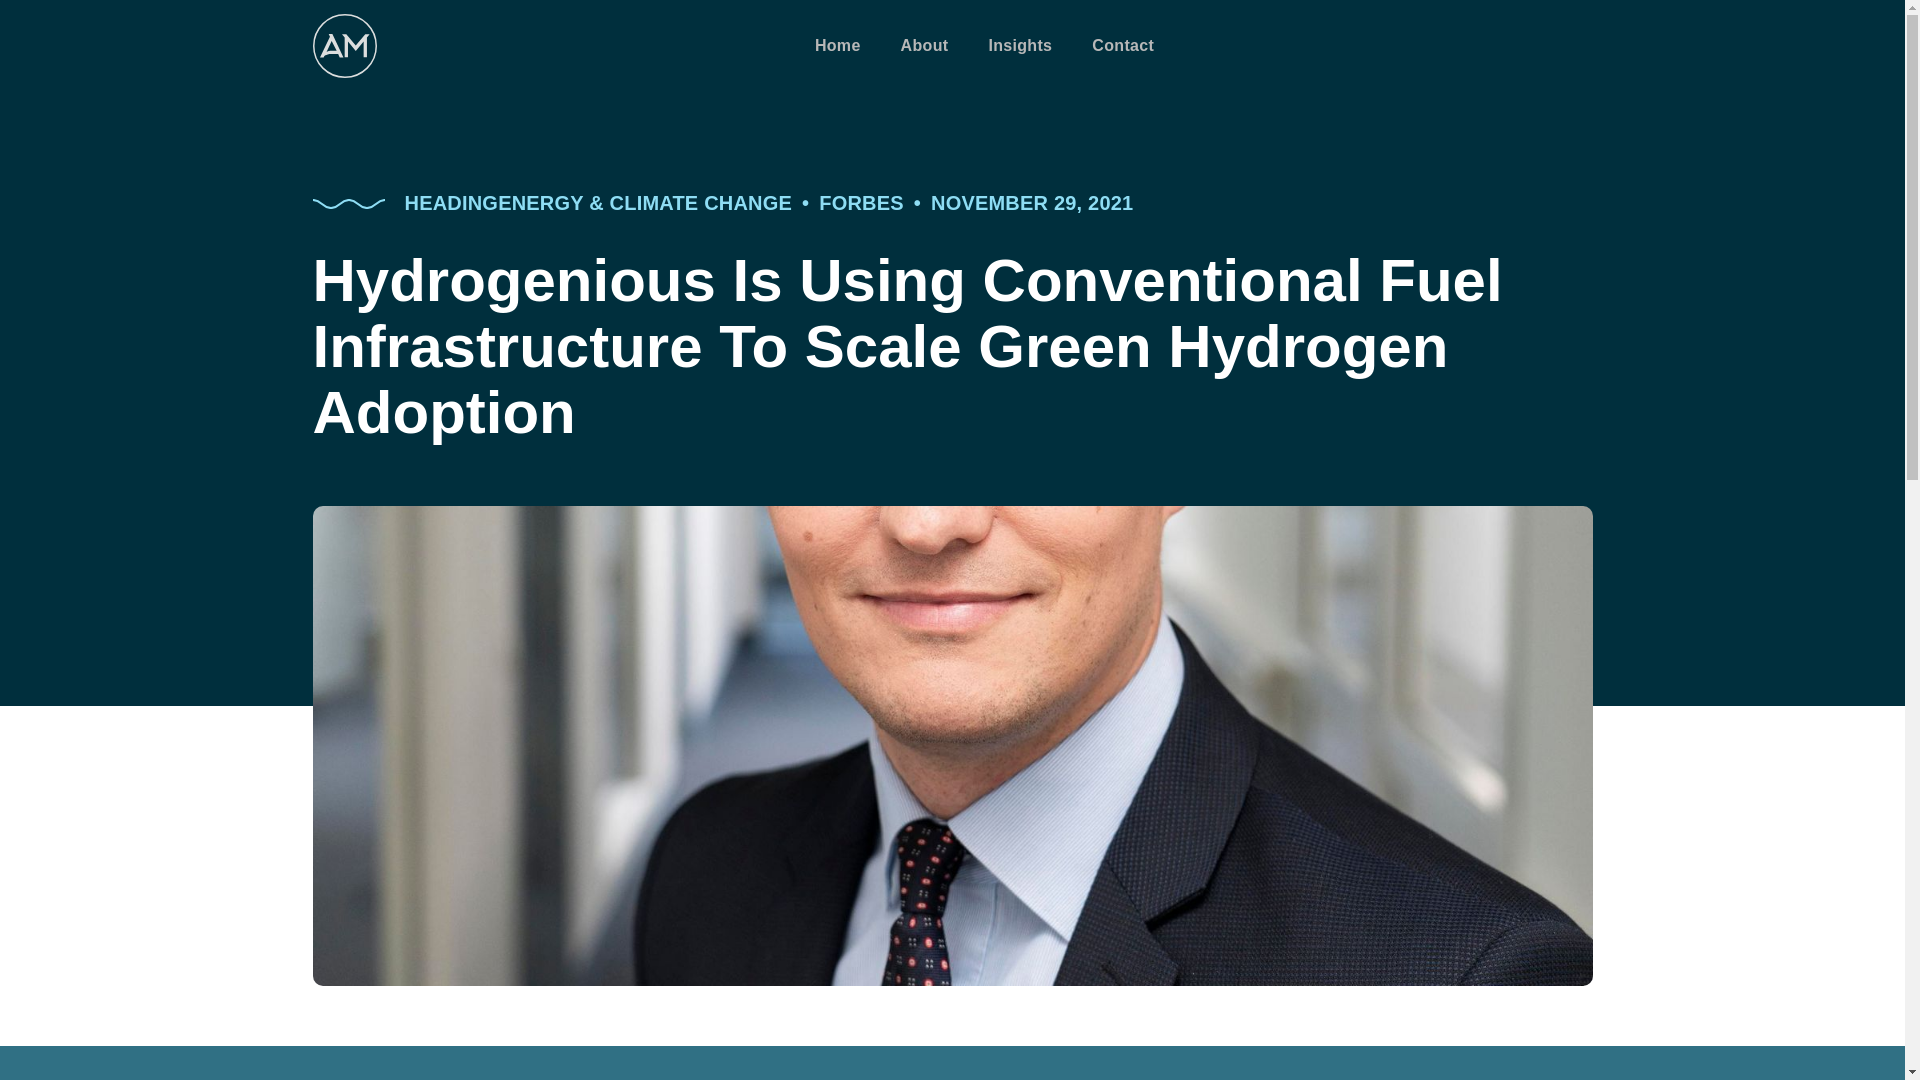 Image resolution: width=1920 pixels, height=1080 pixels. Describe the element at coordinates (1123, 45) in the screenshot. I see `'Contact'` at that location.